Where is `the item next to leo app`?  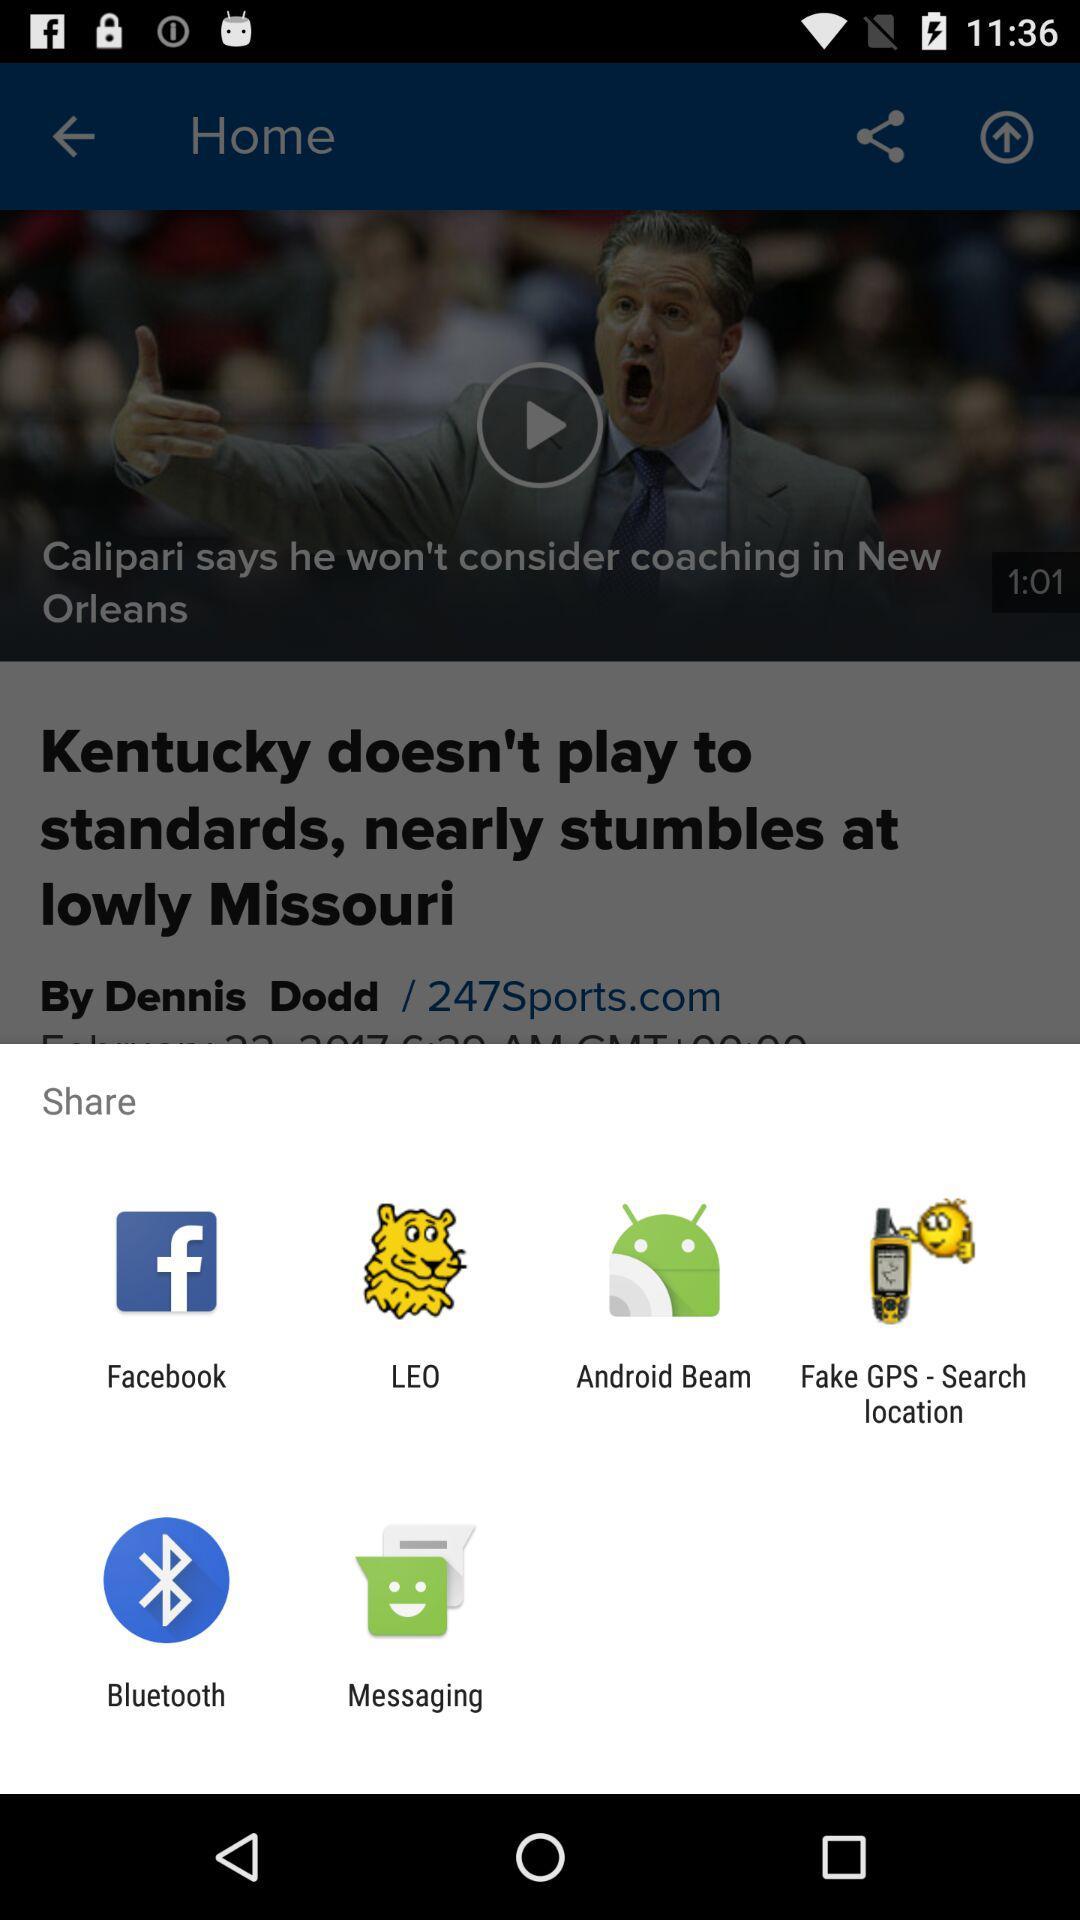 the item next to leo app is located at coordinates (165, 1392).